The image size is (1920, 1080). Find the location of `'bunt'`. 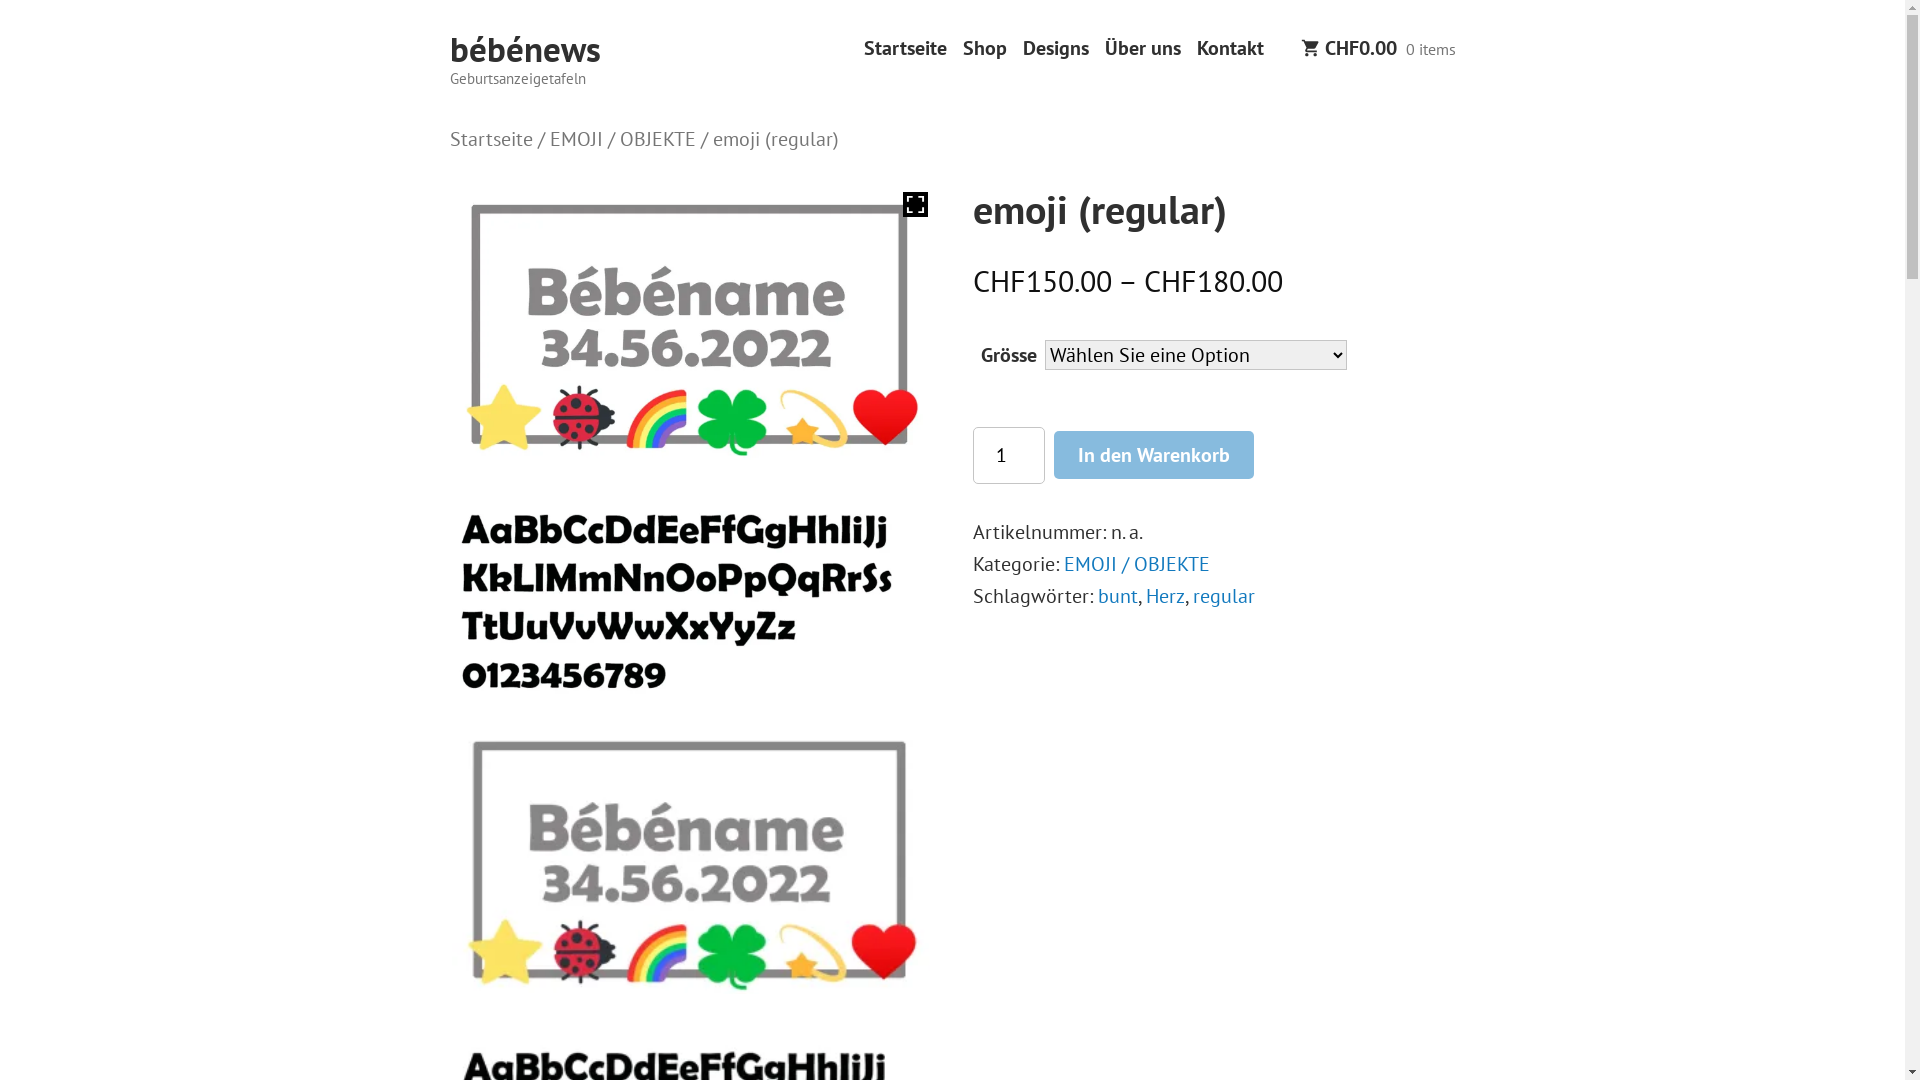

'bunt' is located at coordinates (1117, 595).